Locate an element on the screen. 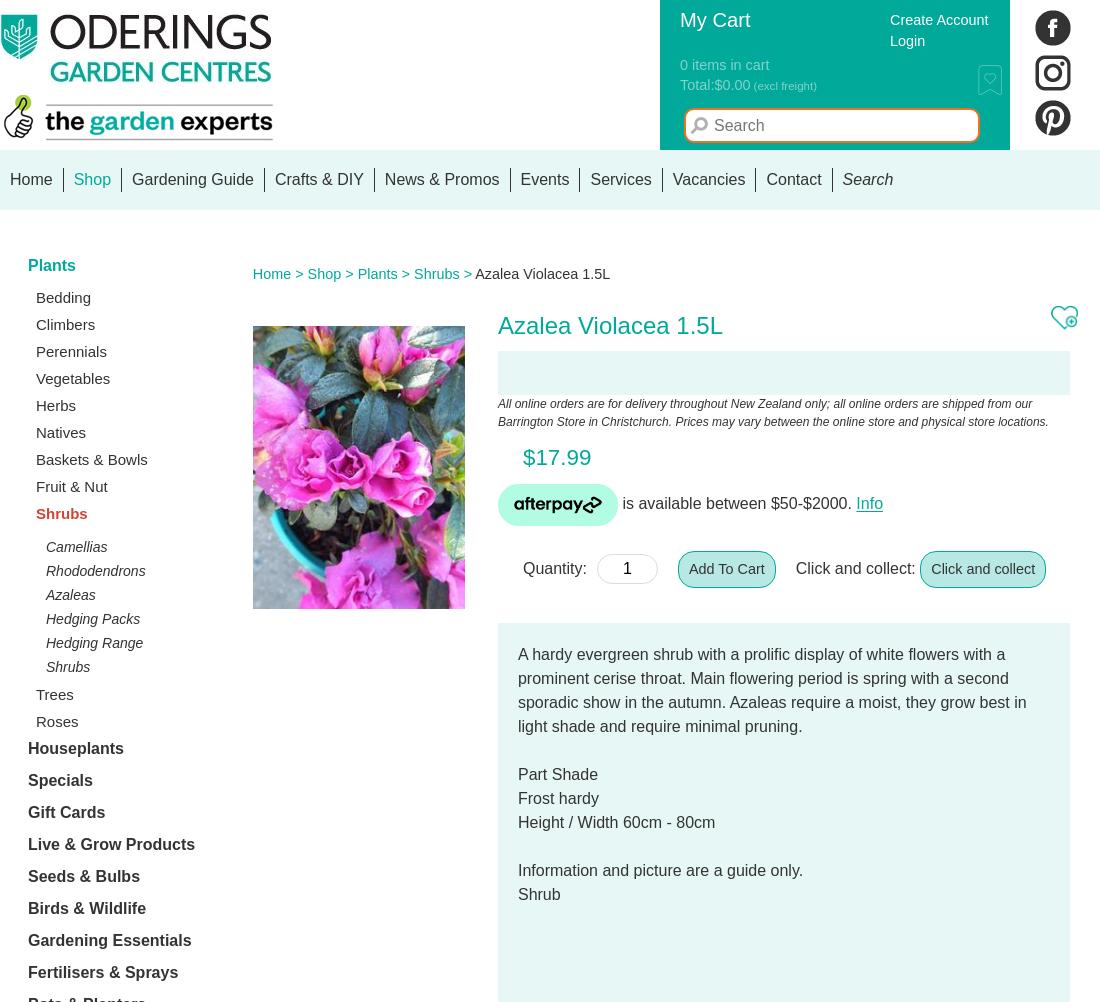  'All online orders are for delivery throughout New Zealand only; all online orders are shipped from our Barrington Store in Christchurch. Prices may vary between the online store and physical store locations.' is located at coordinates (772, 412).